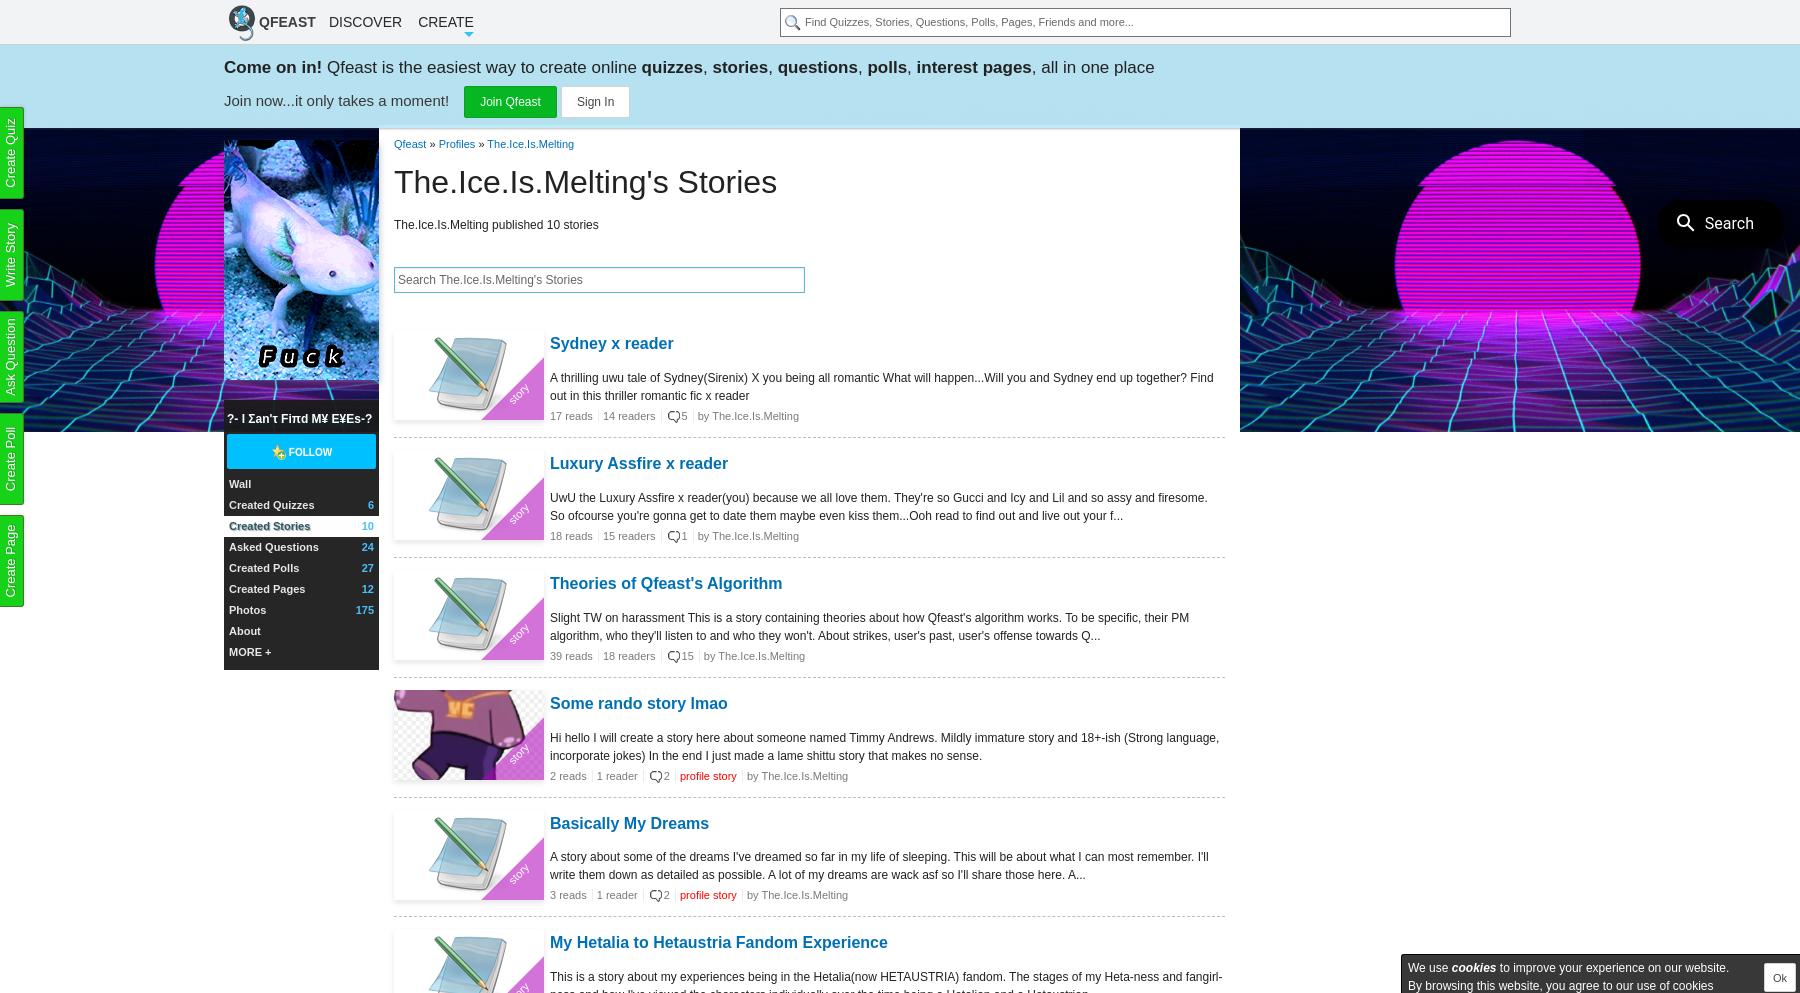  Describe the element at coordinates (9, 356) in the screenshot. I see `'Ask Question'` at that location.